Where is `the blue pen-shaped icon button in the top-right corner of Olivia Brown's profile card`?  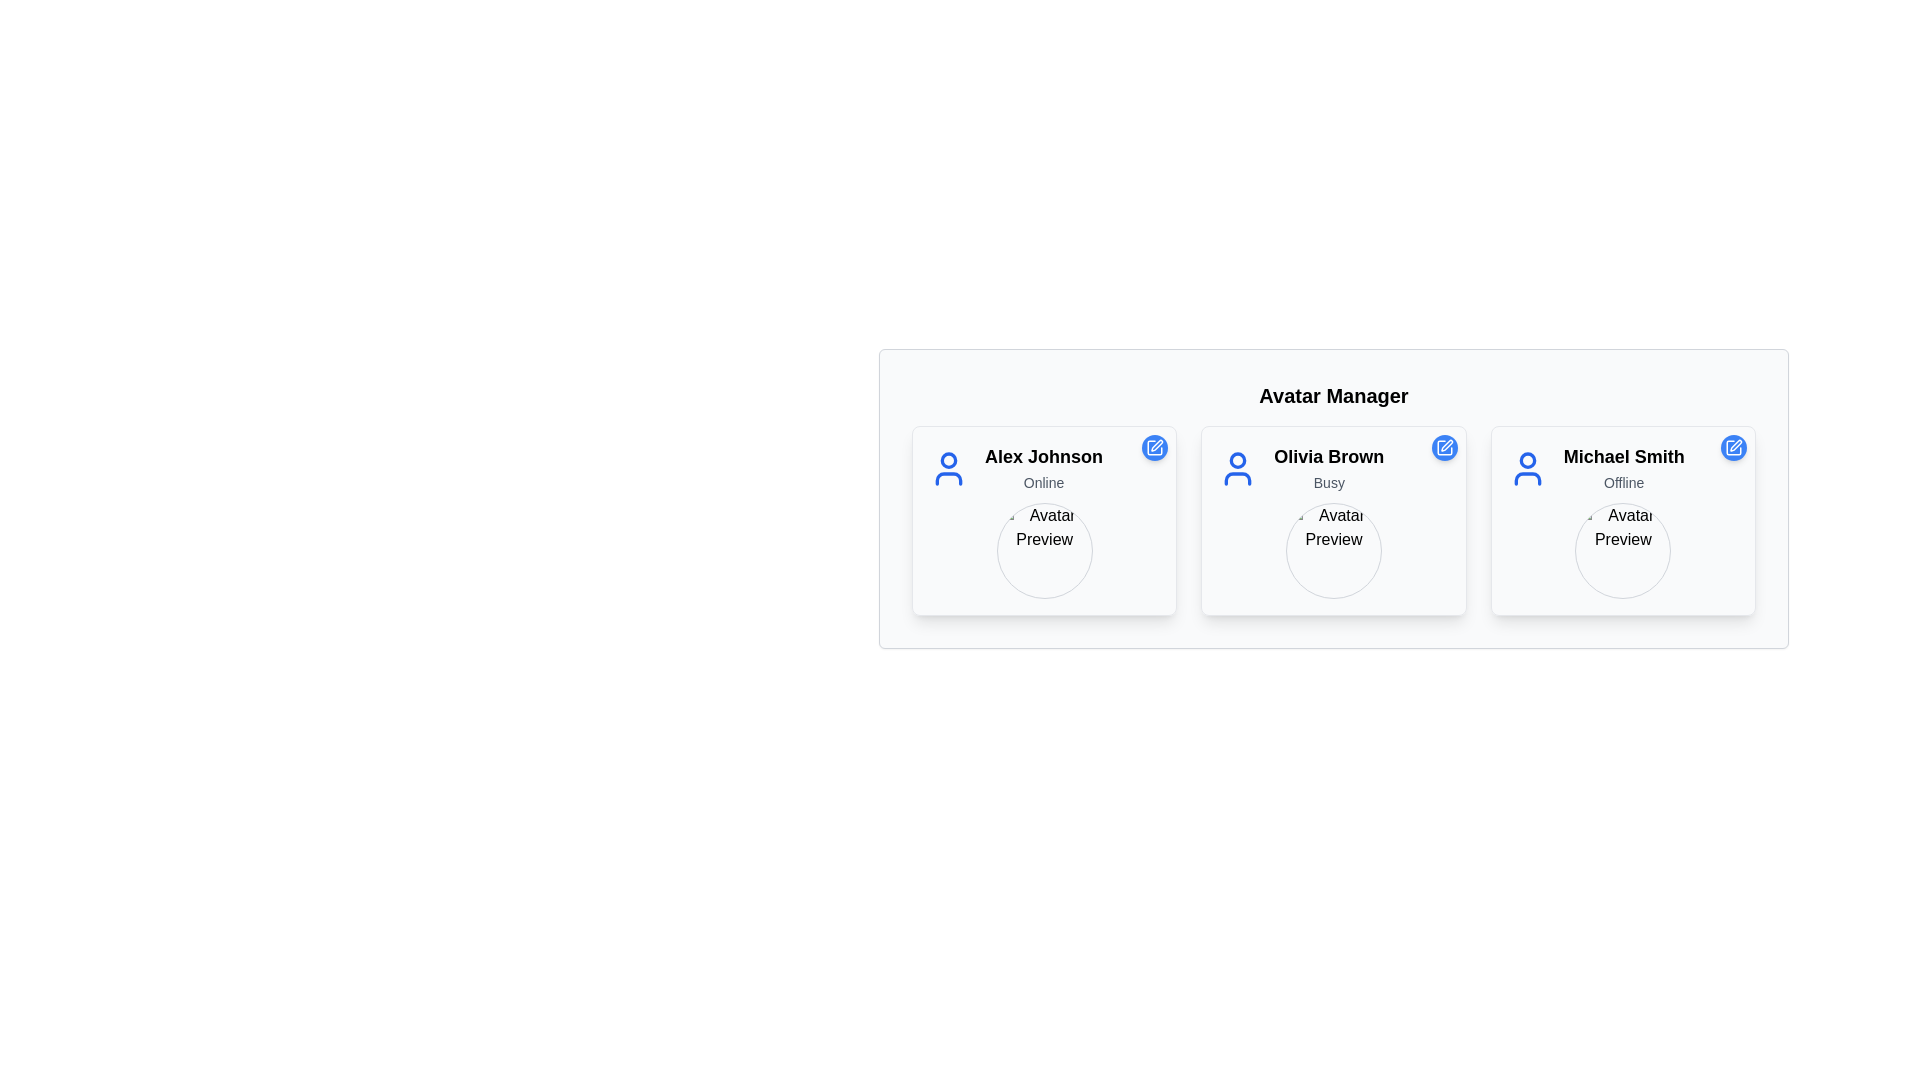
the blue pen-shaped icon button in the top-right corner of Olivia Brown's profile card is located at coordinates (1735, 444).